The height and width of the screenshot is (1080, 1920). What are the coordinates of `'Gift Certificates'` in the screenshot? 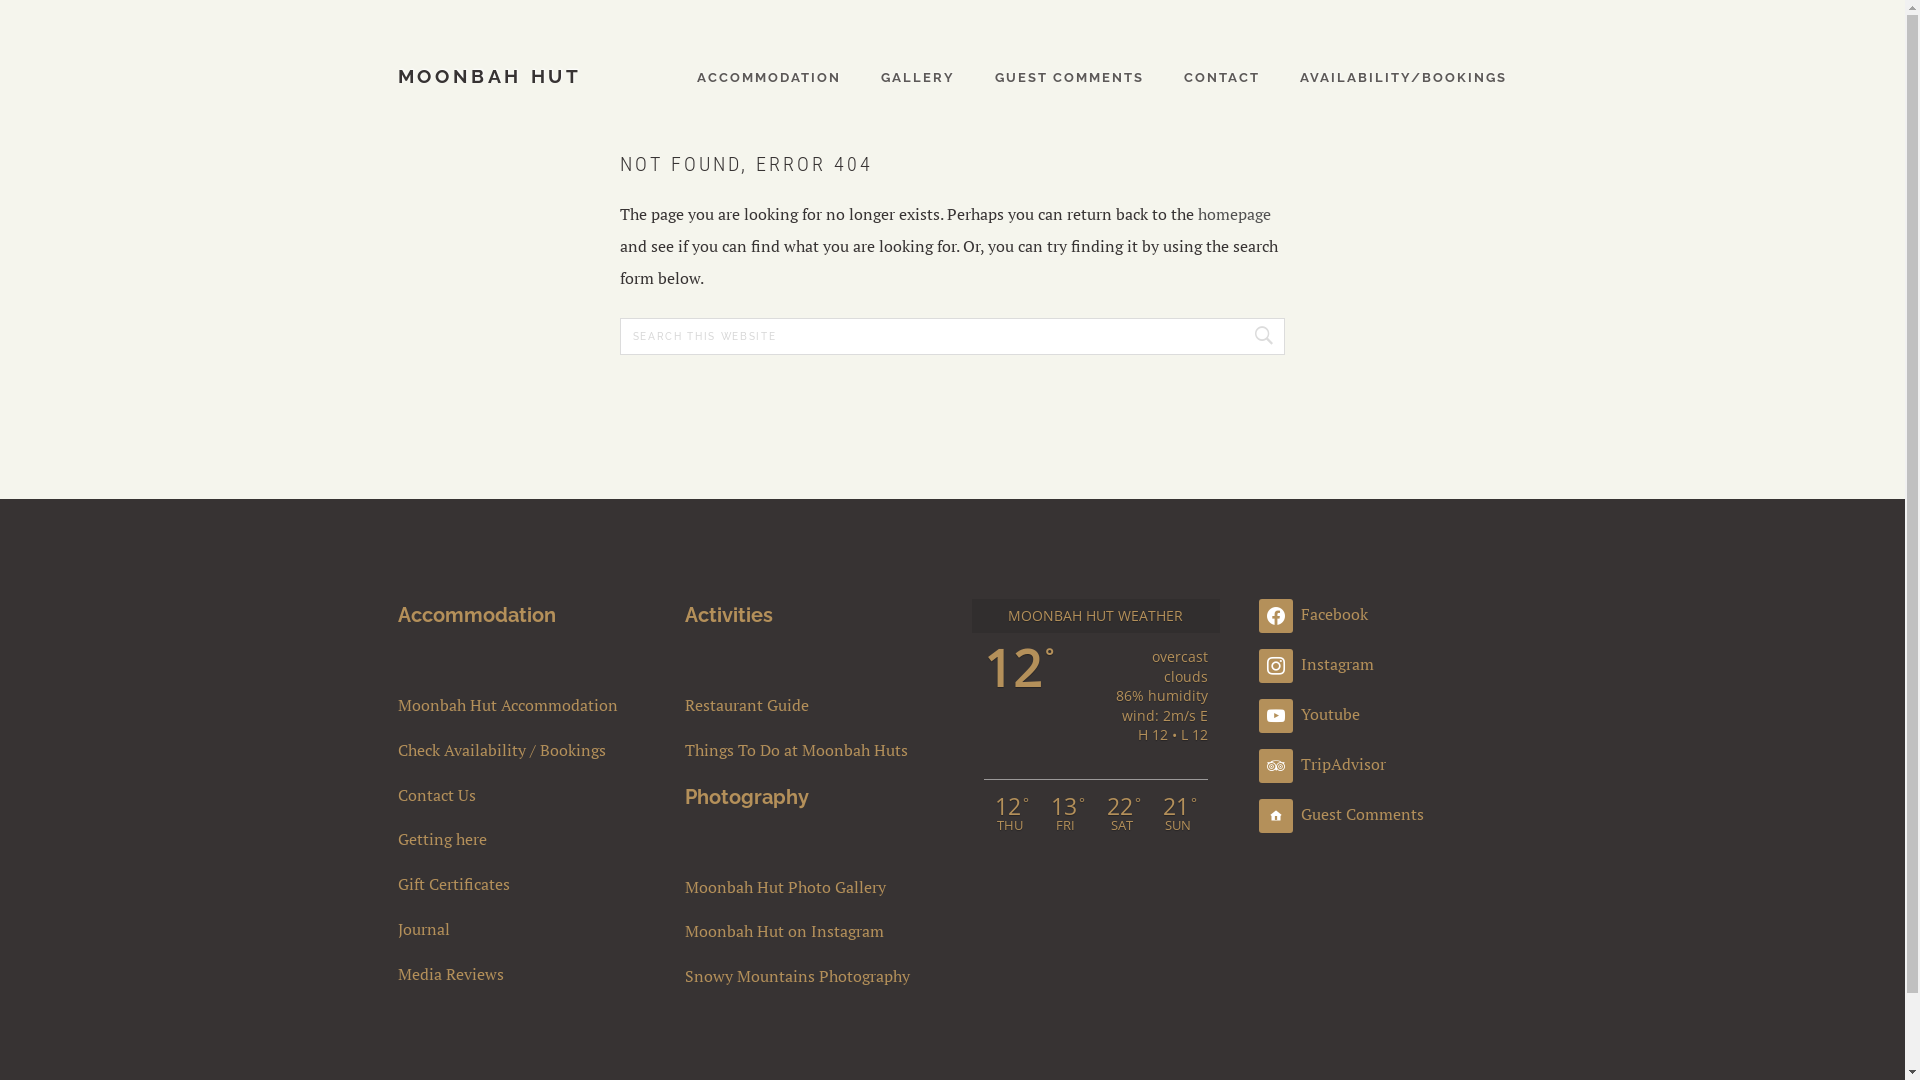 It's located at (522, 883).